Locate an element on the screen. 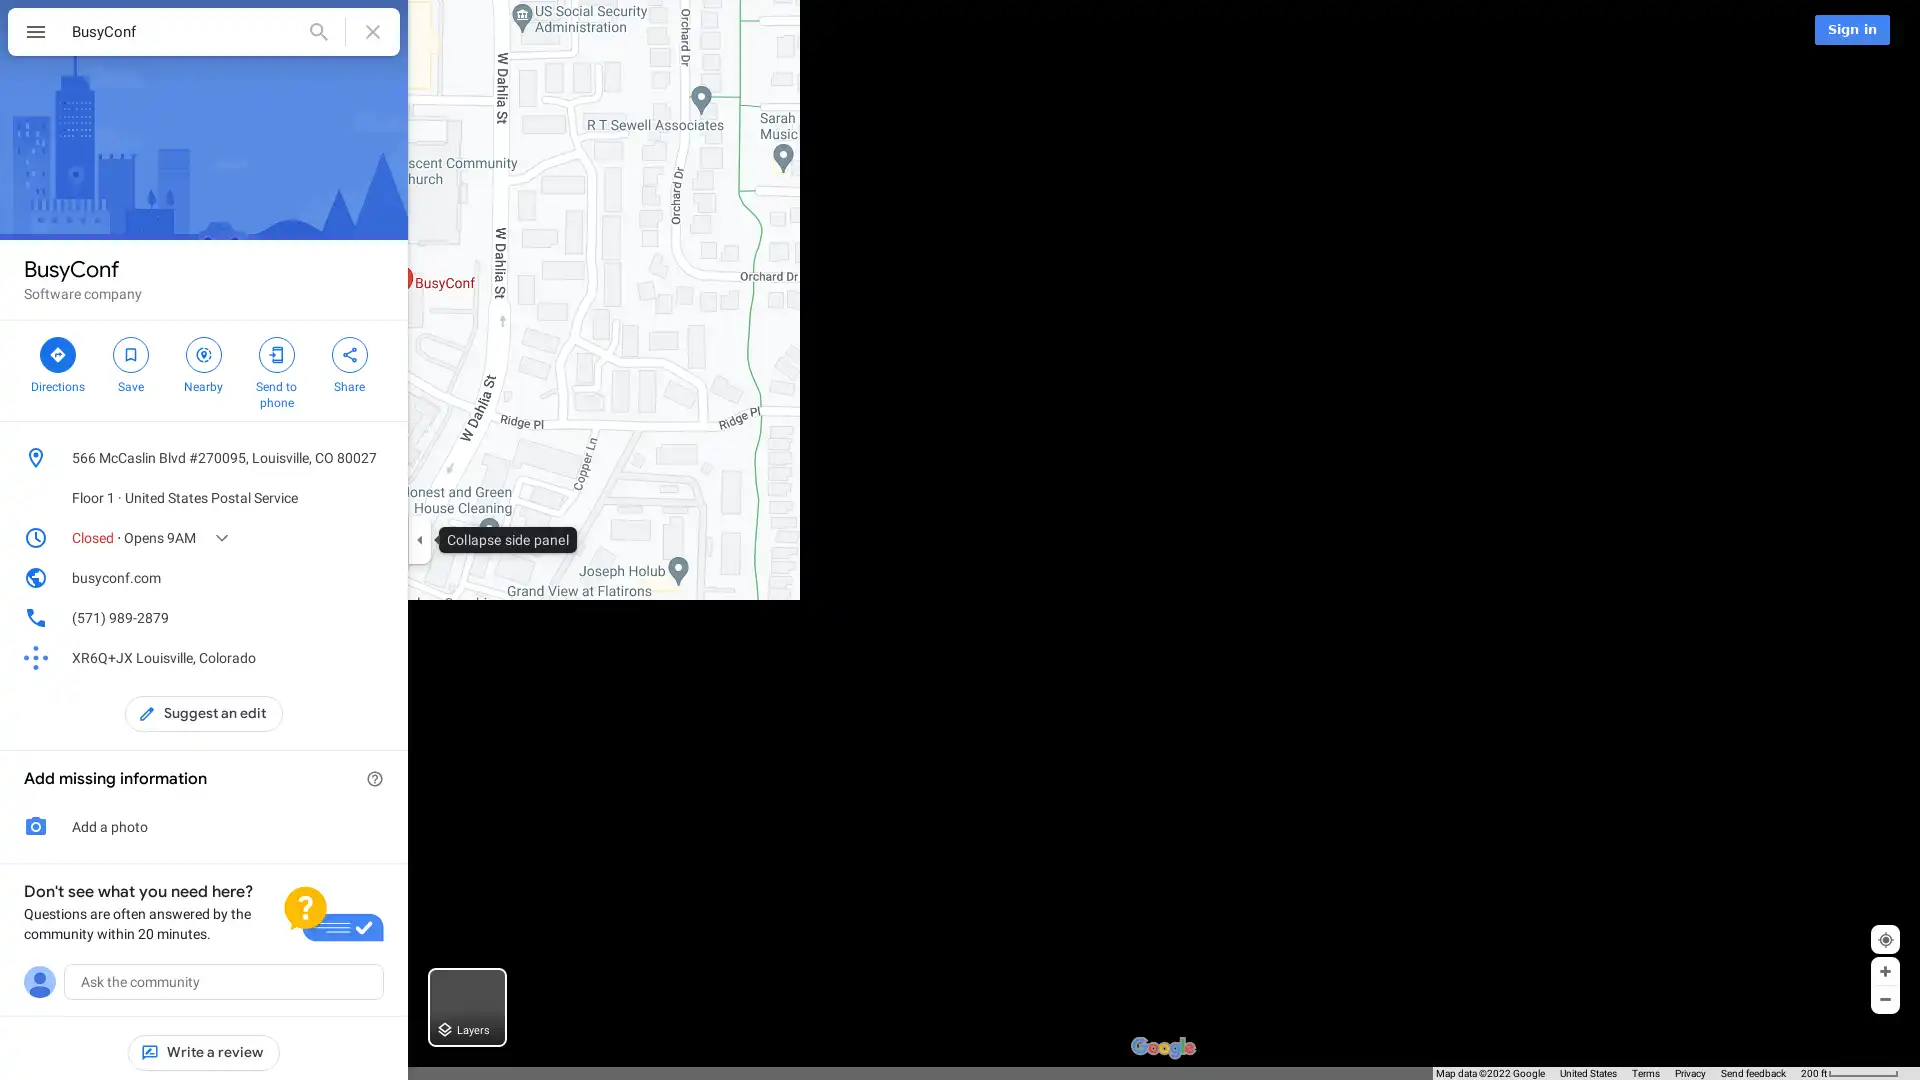 Image resolution: width=1920 pixels, height=1080 pixels. Layers is located at coordinates (466, 1020).